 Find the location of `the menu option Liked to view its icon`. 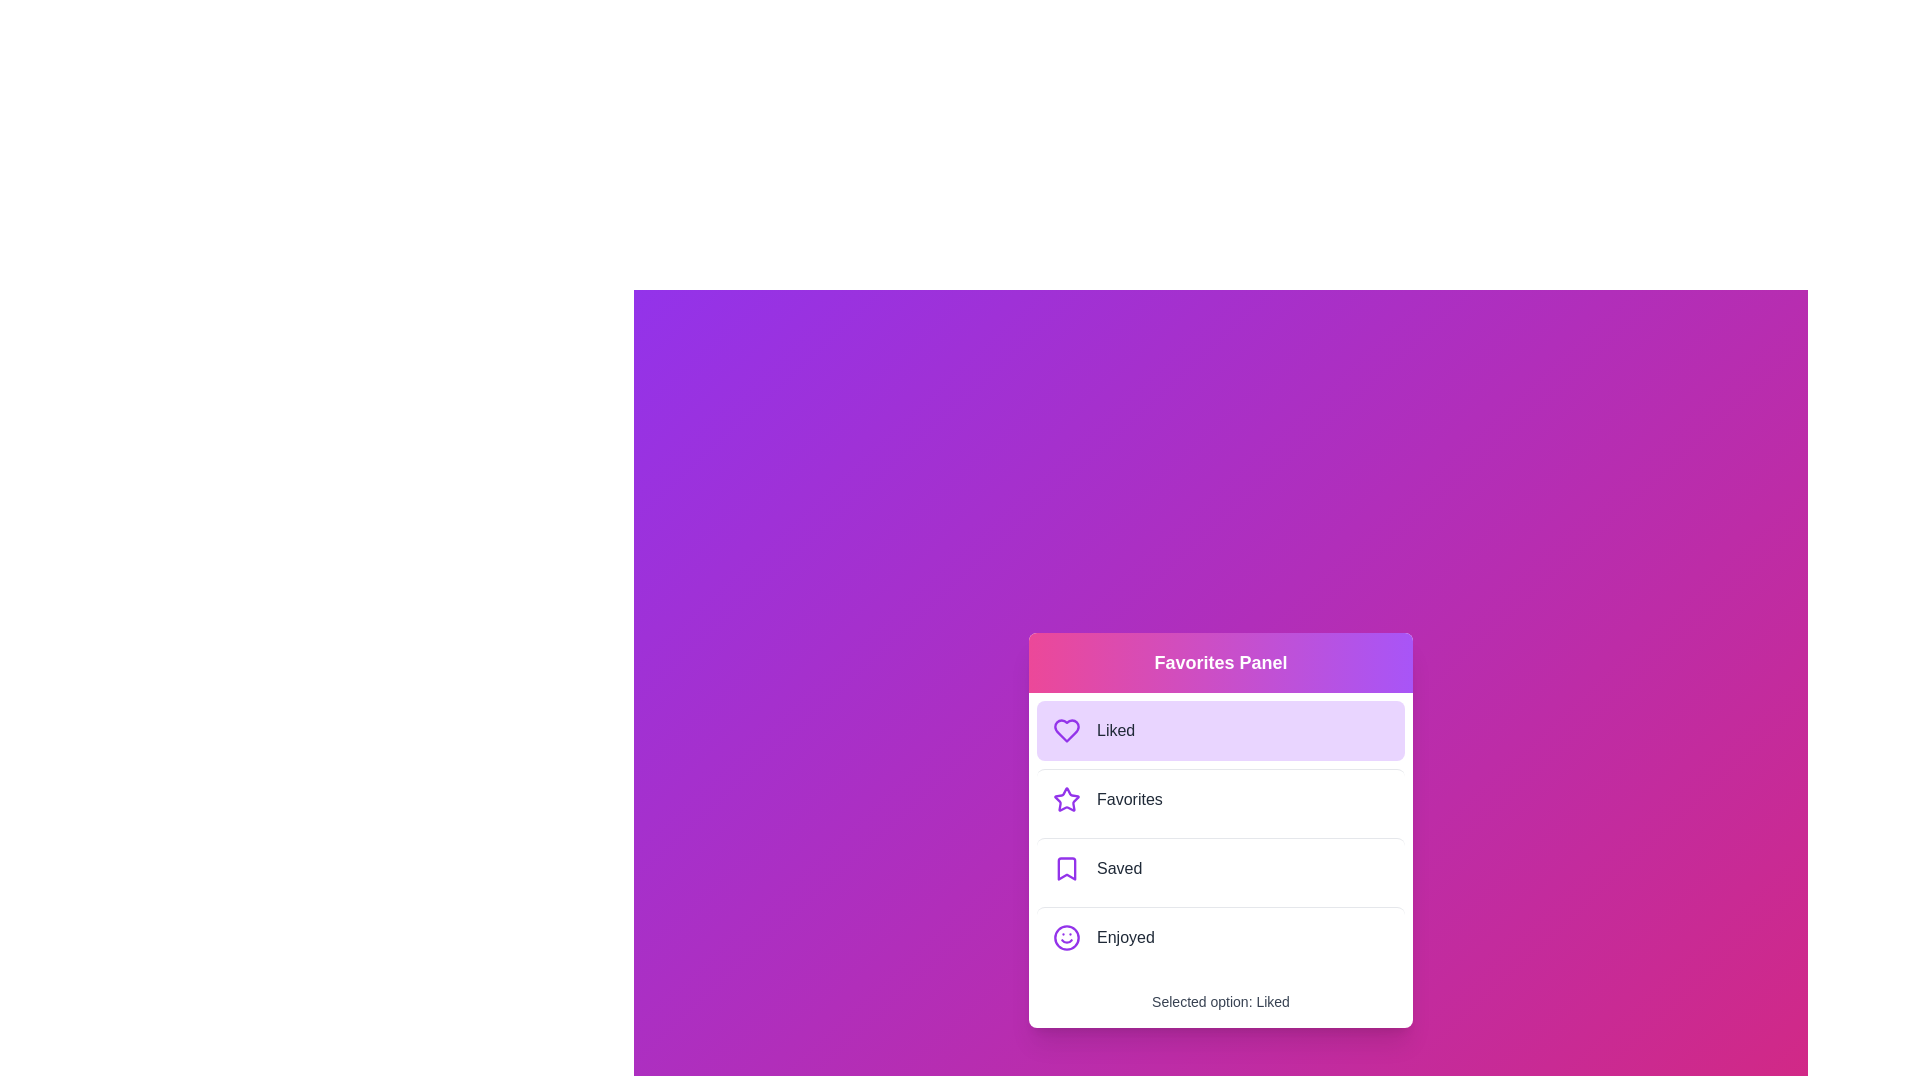

the menu option Liked to view its icon is located at coordinates (1219, 729).